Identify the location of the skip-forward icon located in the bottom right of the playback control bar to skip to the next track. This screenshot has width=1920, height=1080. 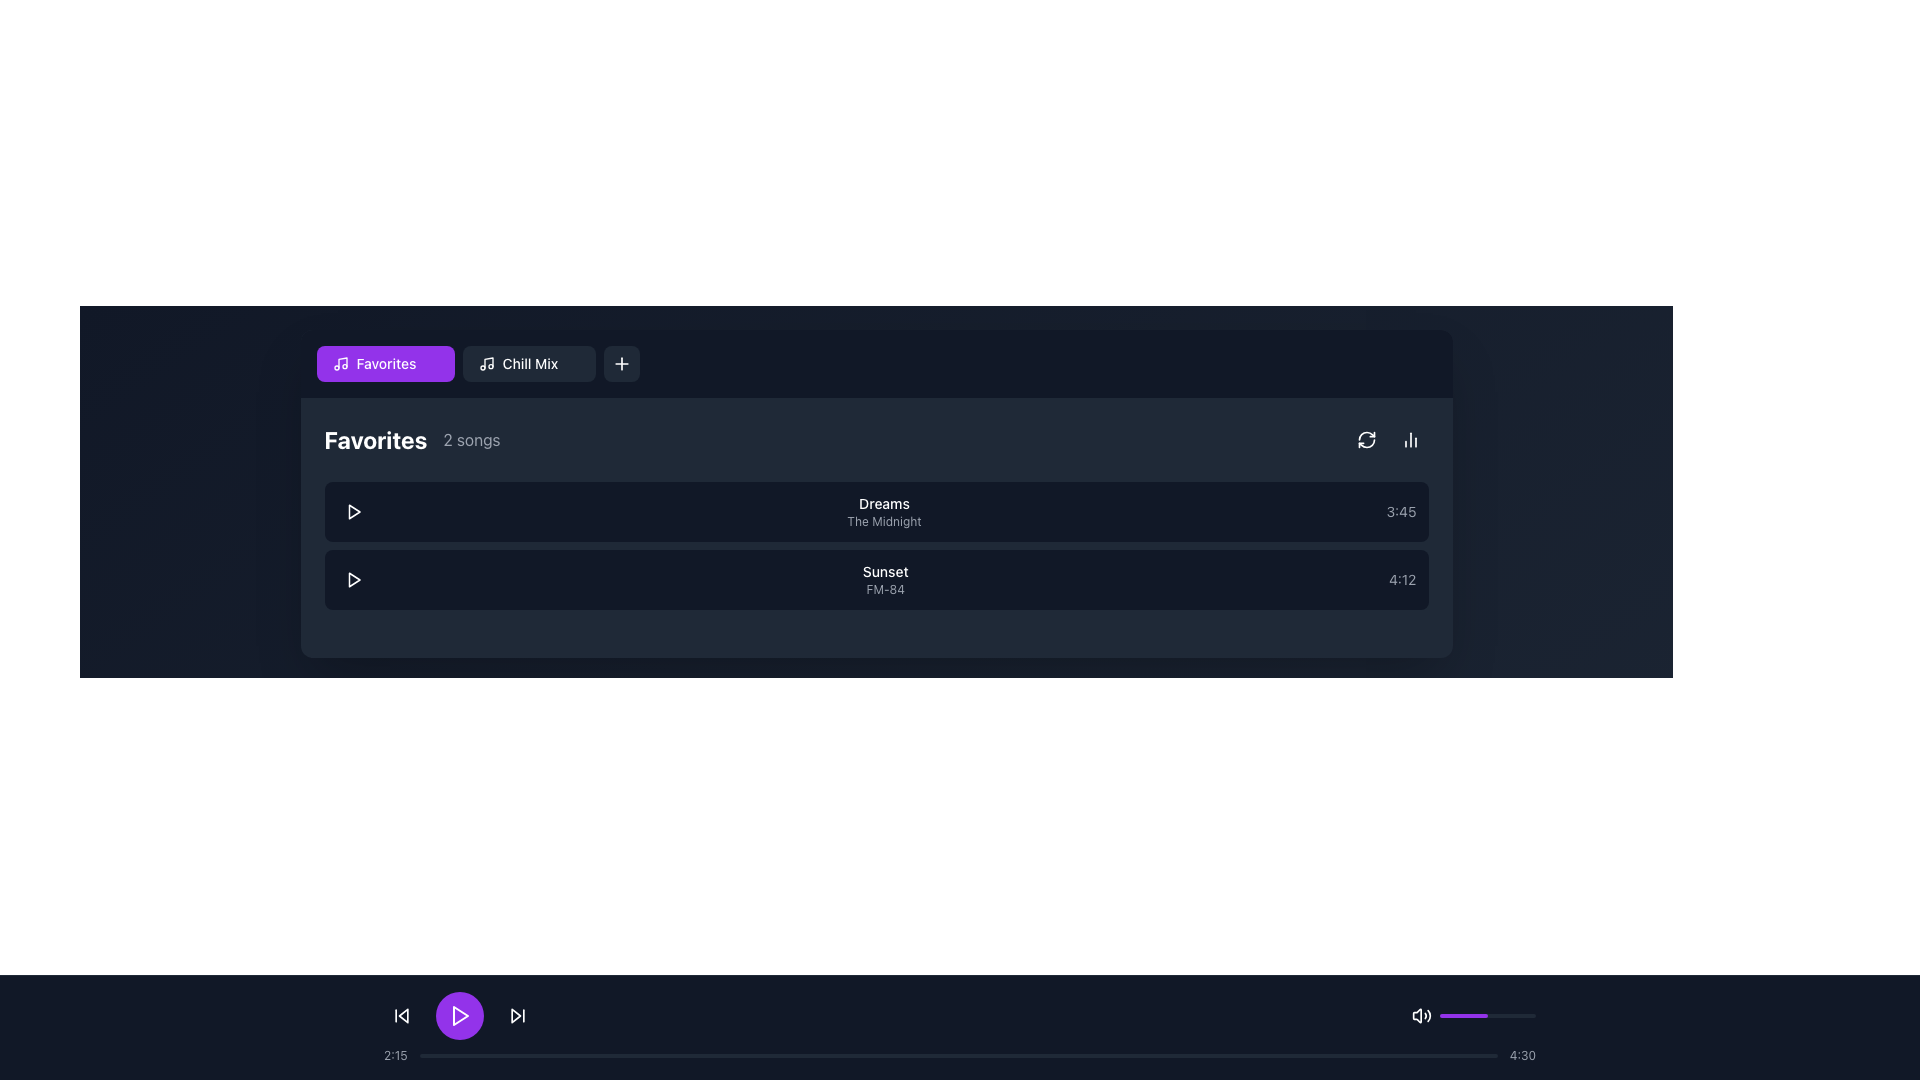
(518, 1015).